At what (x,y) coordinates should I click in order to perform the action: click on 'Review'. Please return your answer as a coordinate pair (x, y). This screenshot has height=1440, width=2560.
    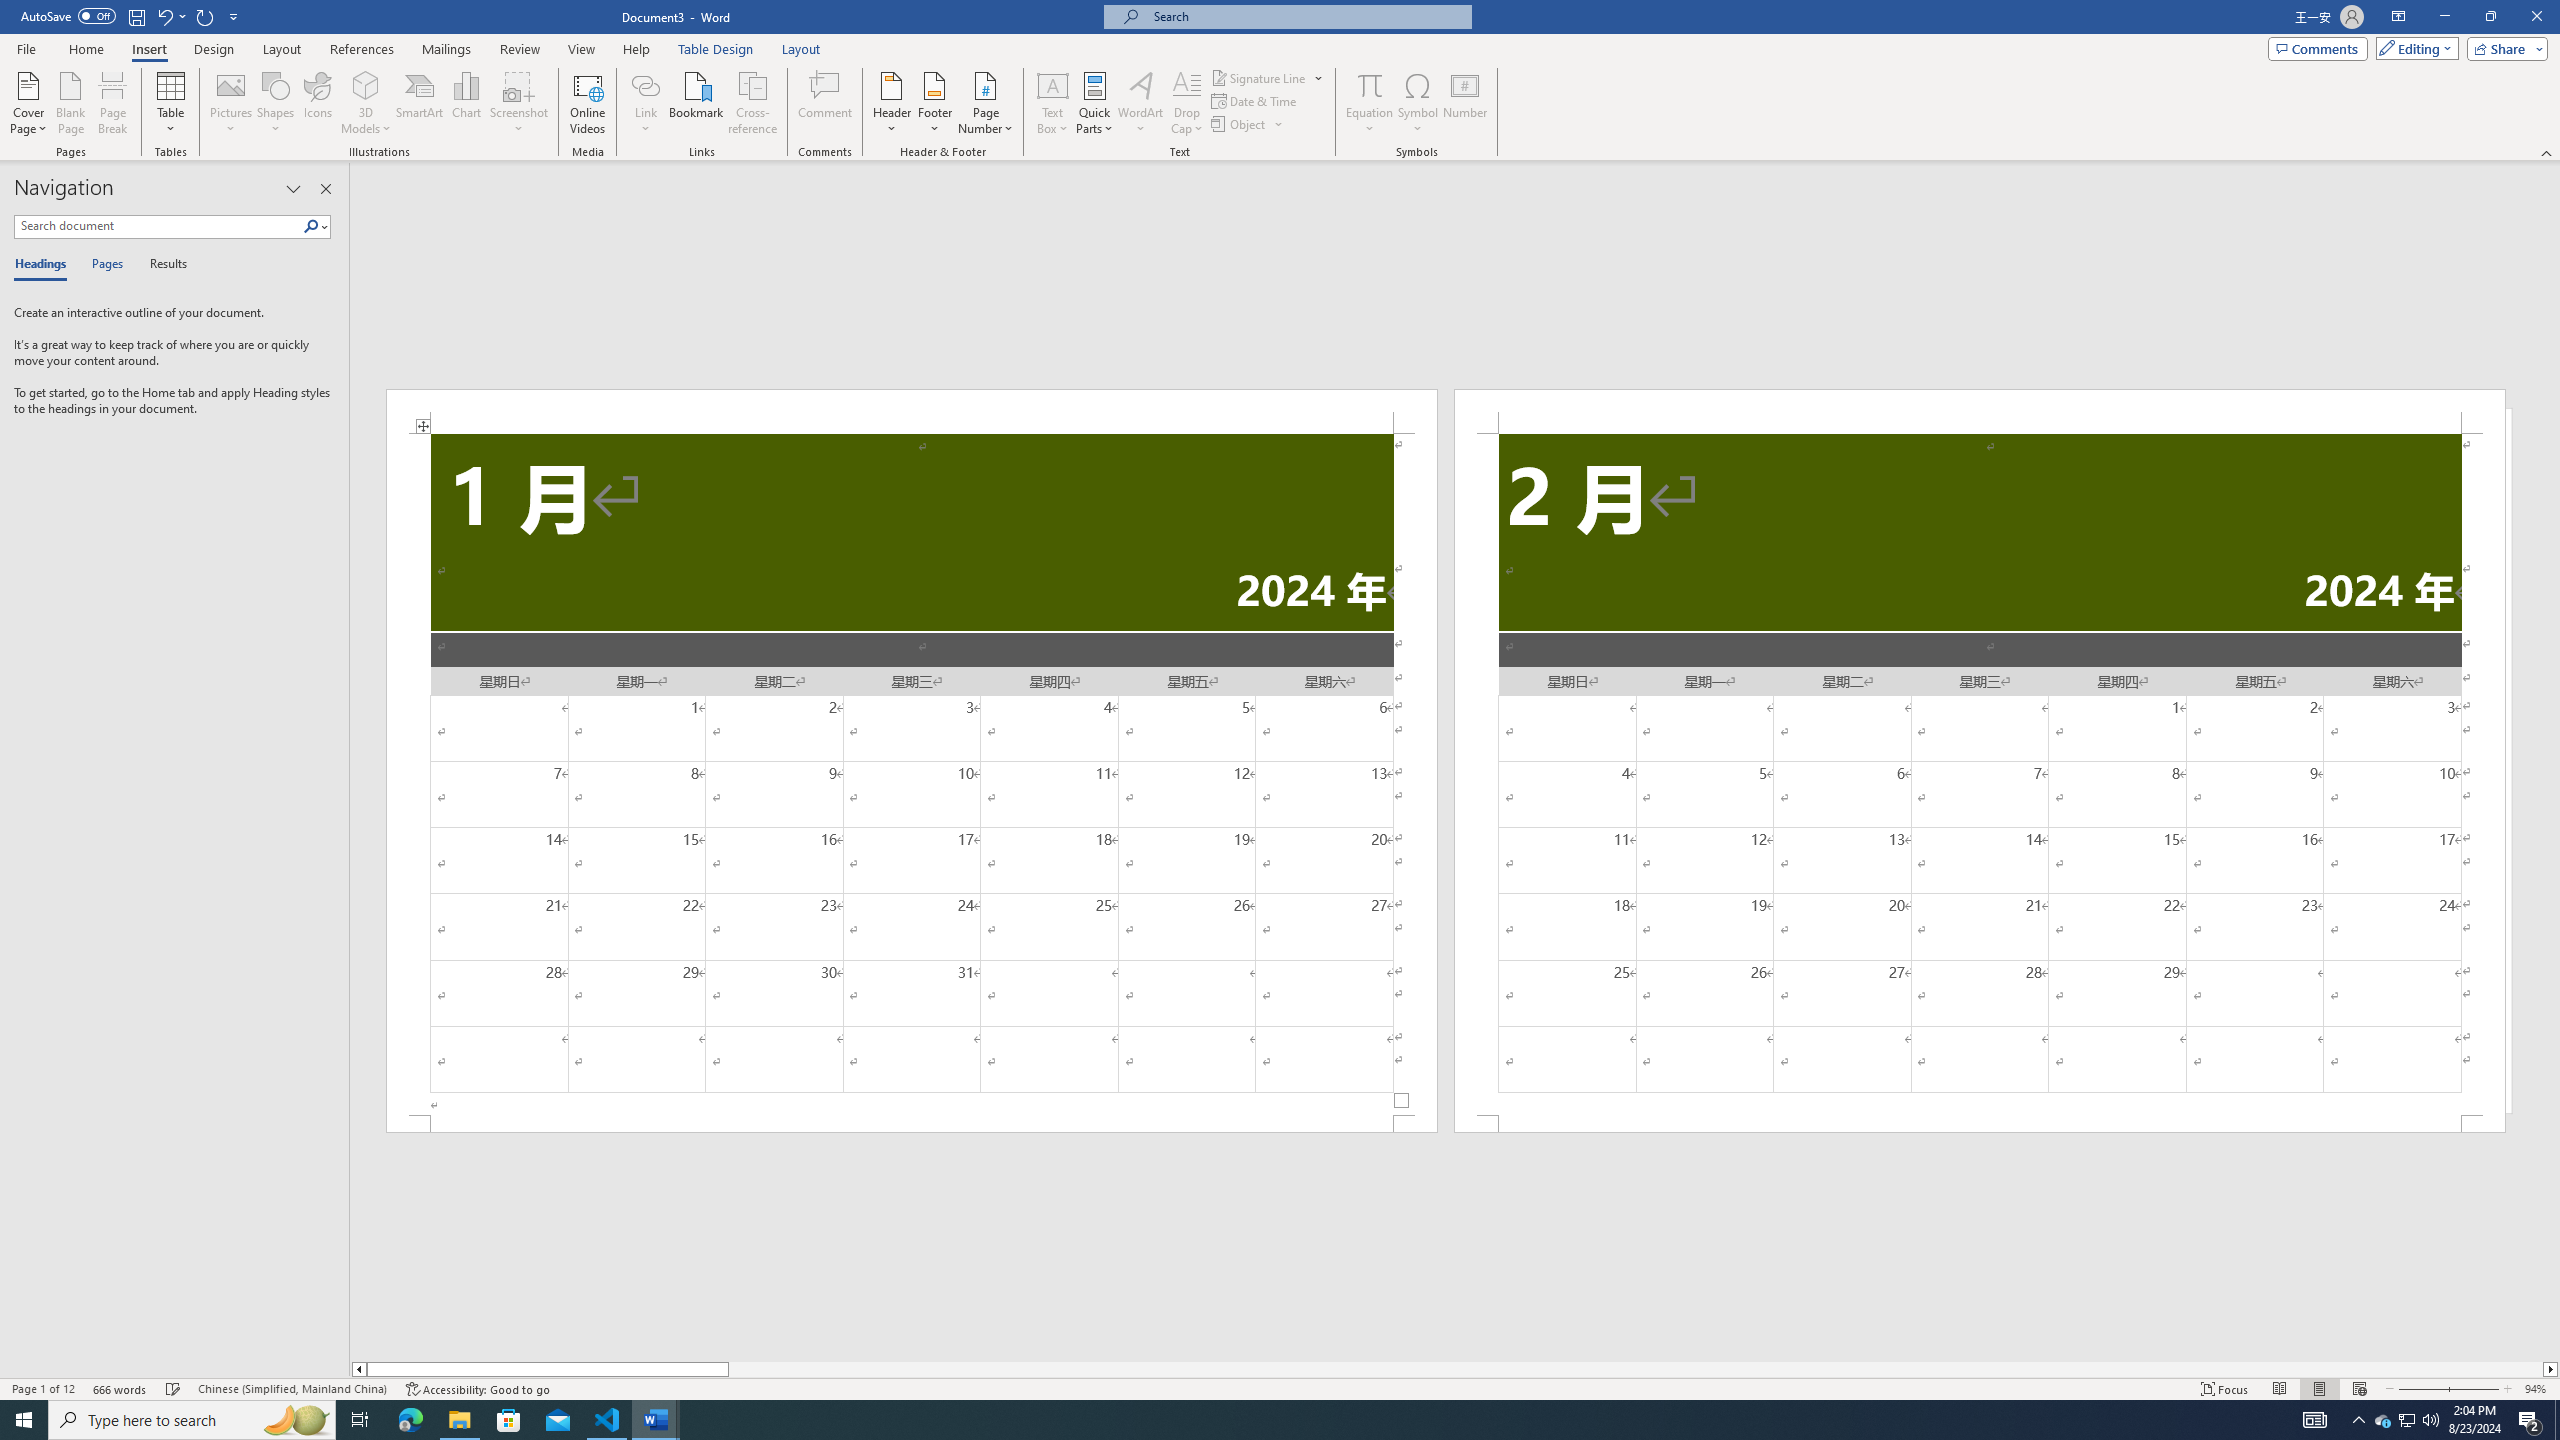
    Looking at the image, I should click on (518, 49).